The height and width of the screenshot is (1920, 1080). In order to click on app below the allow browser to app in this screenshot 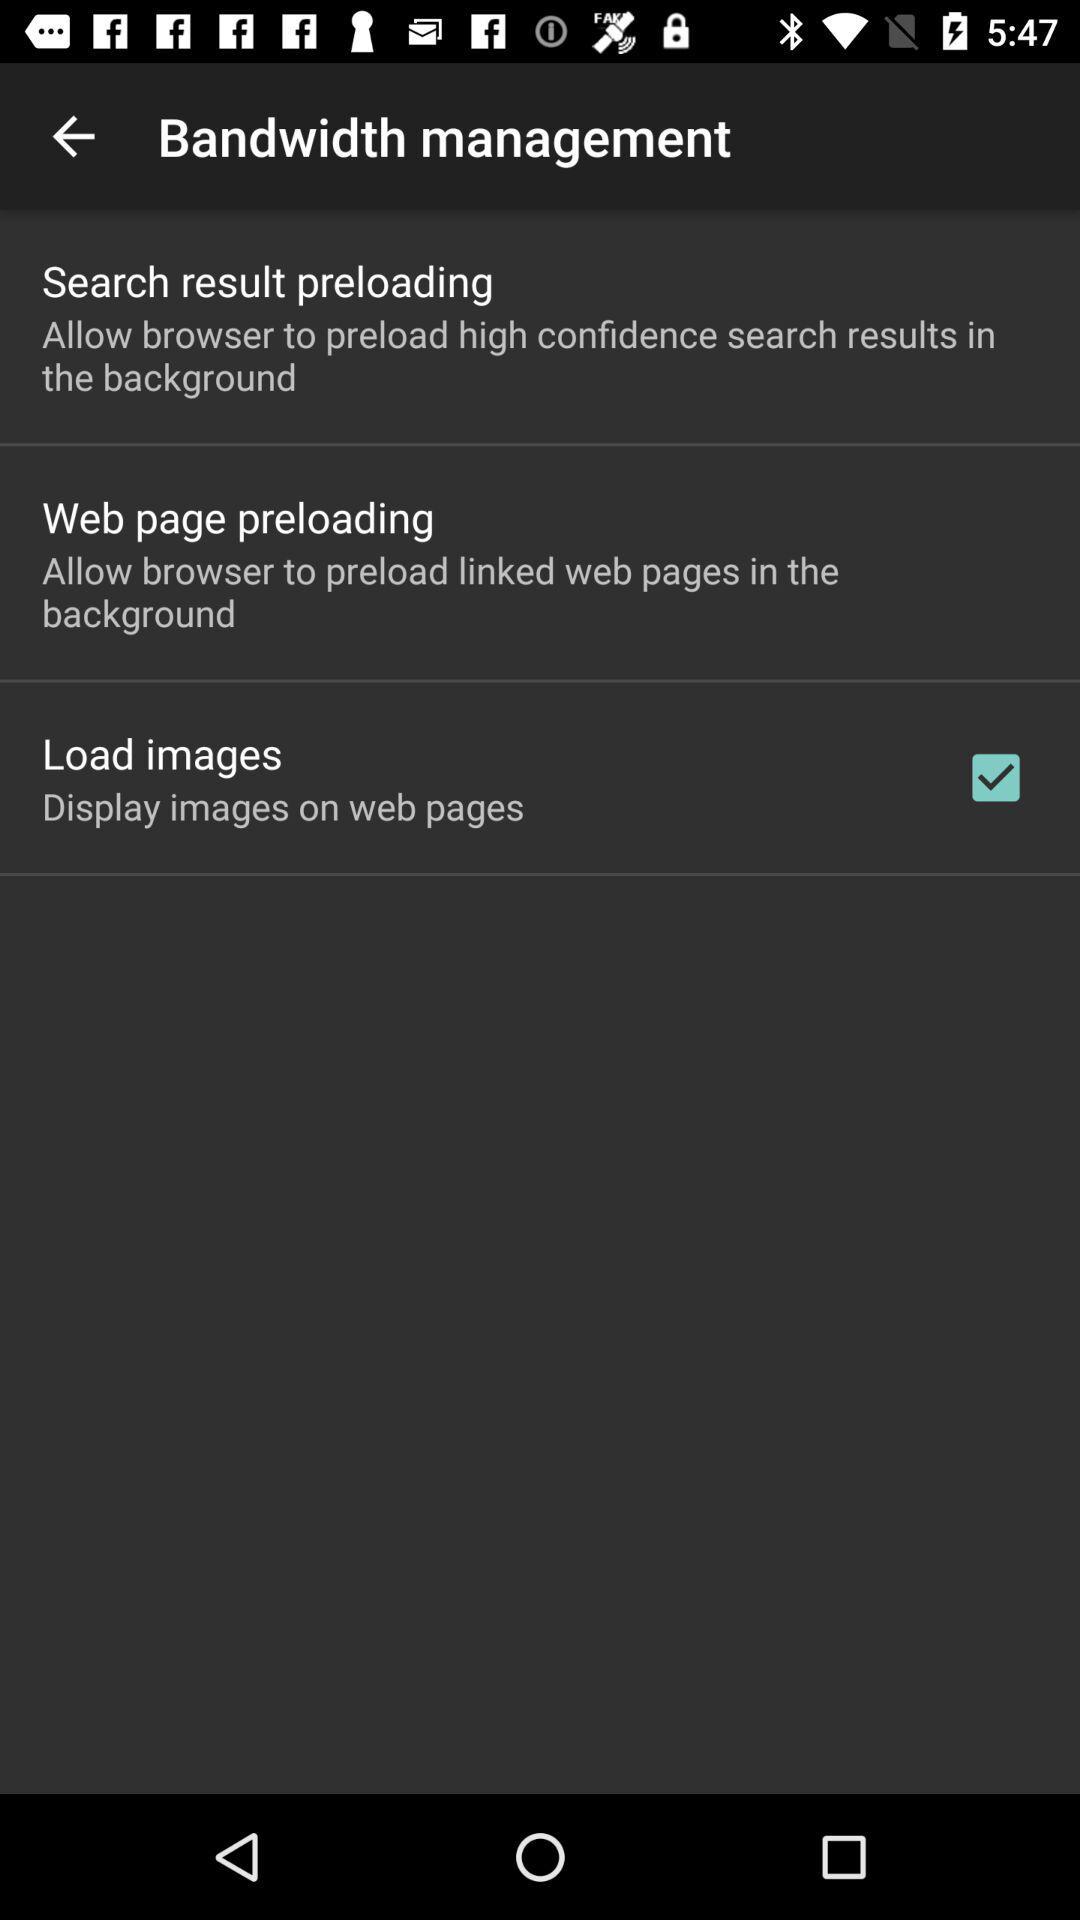, I will do `click(995, 776)`.